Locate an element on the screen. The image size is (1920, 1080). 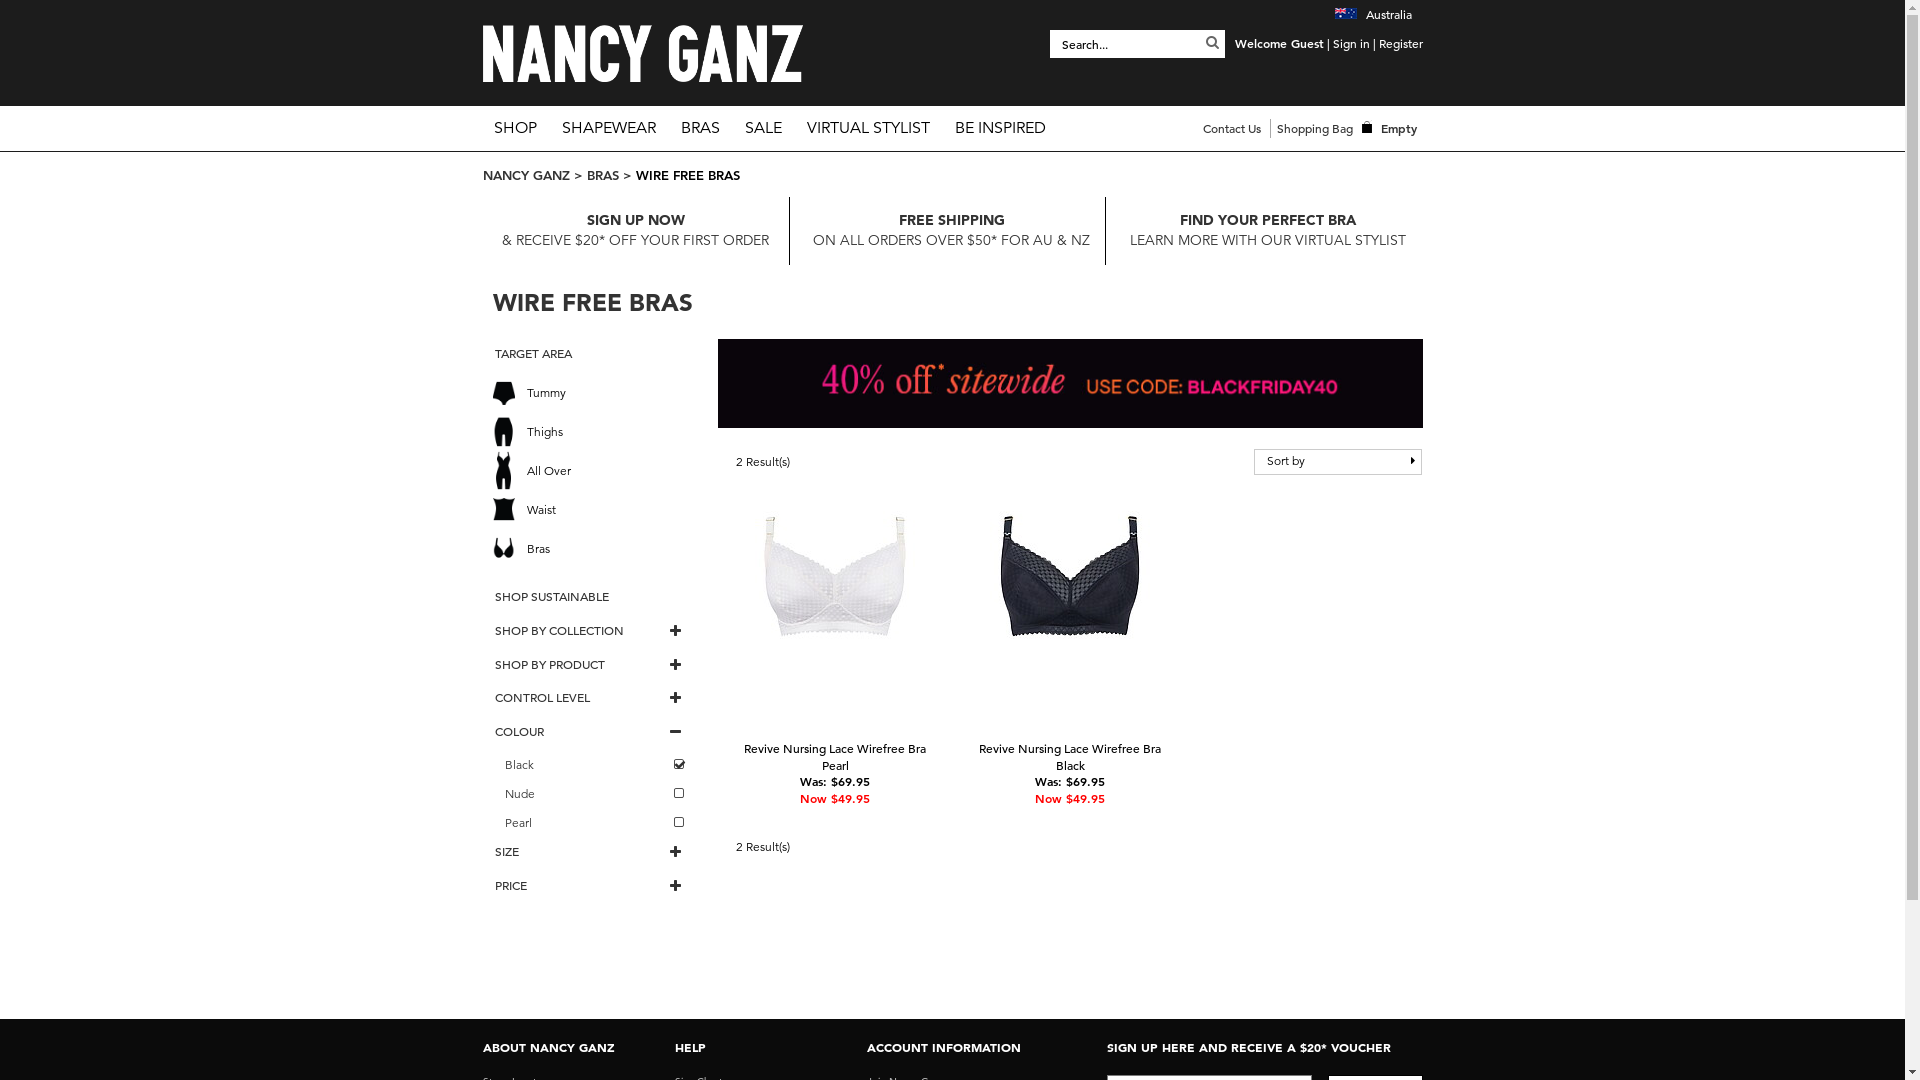
'Register' is located at coordinates (1399, 42).